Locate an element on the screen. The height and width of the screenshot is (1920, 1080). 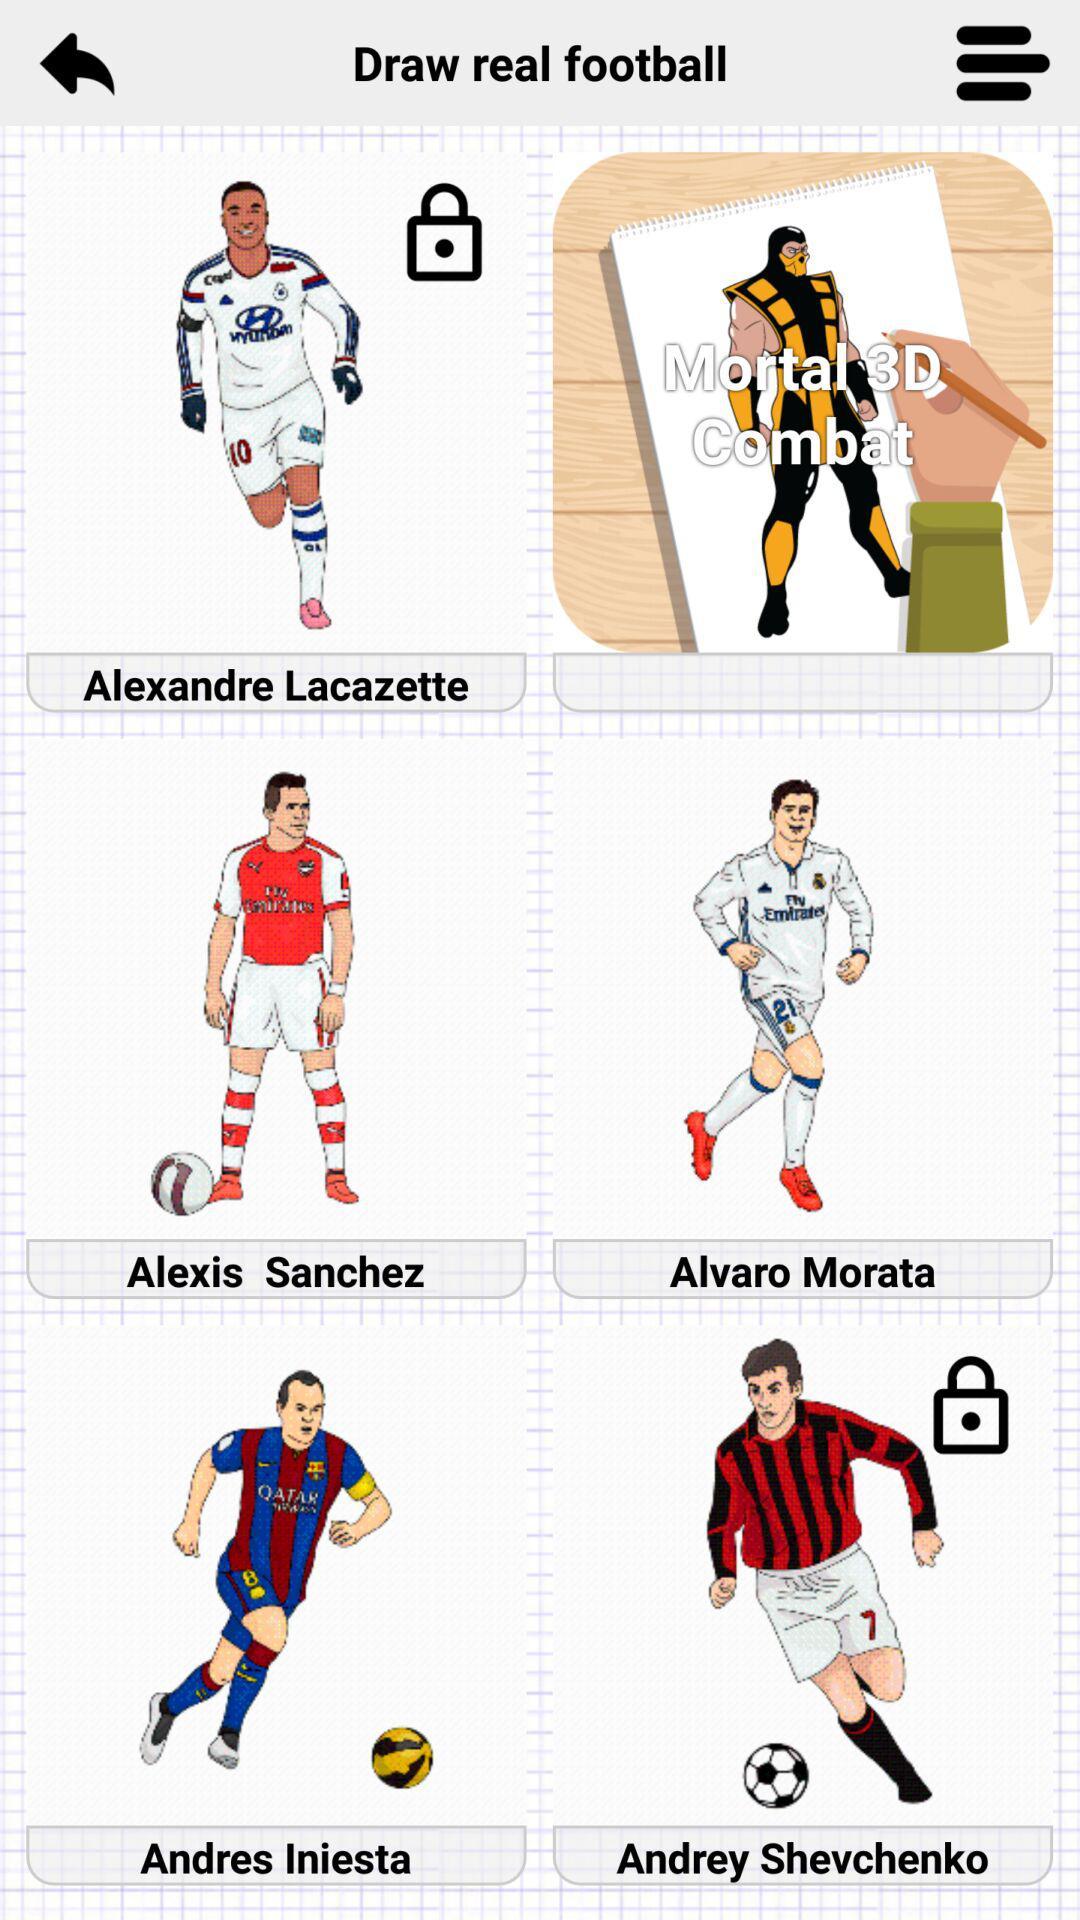
the icon to the right of draw real football is located at coordinates (1003, 62).